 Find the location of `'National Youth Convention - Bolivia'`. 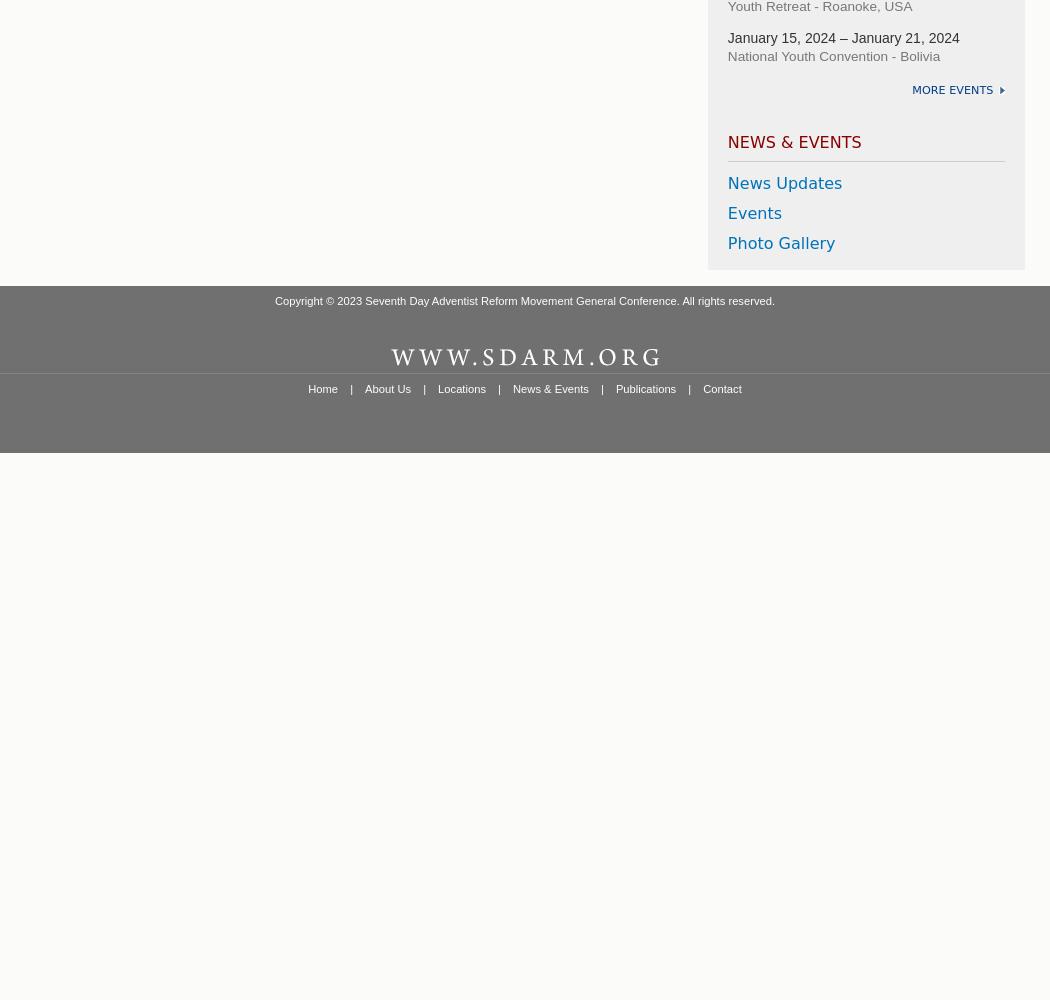

'National Youth Convention - Bolivia' is located at coordinates (726, 55).